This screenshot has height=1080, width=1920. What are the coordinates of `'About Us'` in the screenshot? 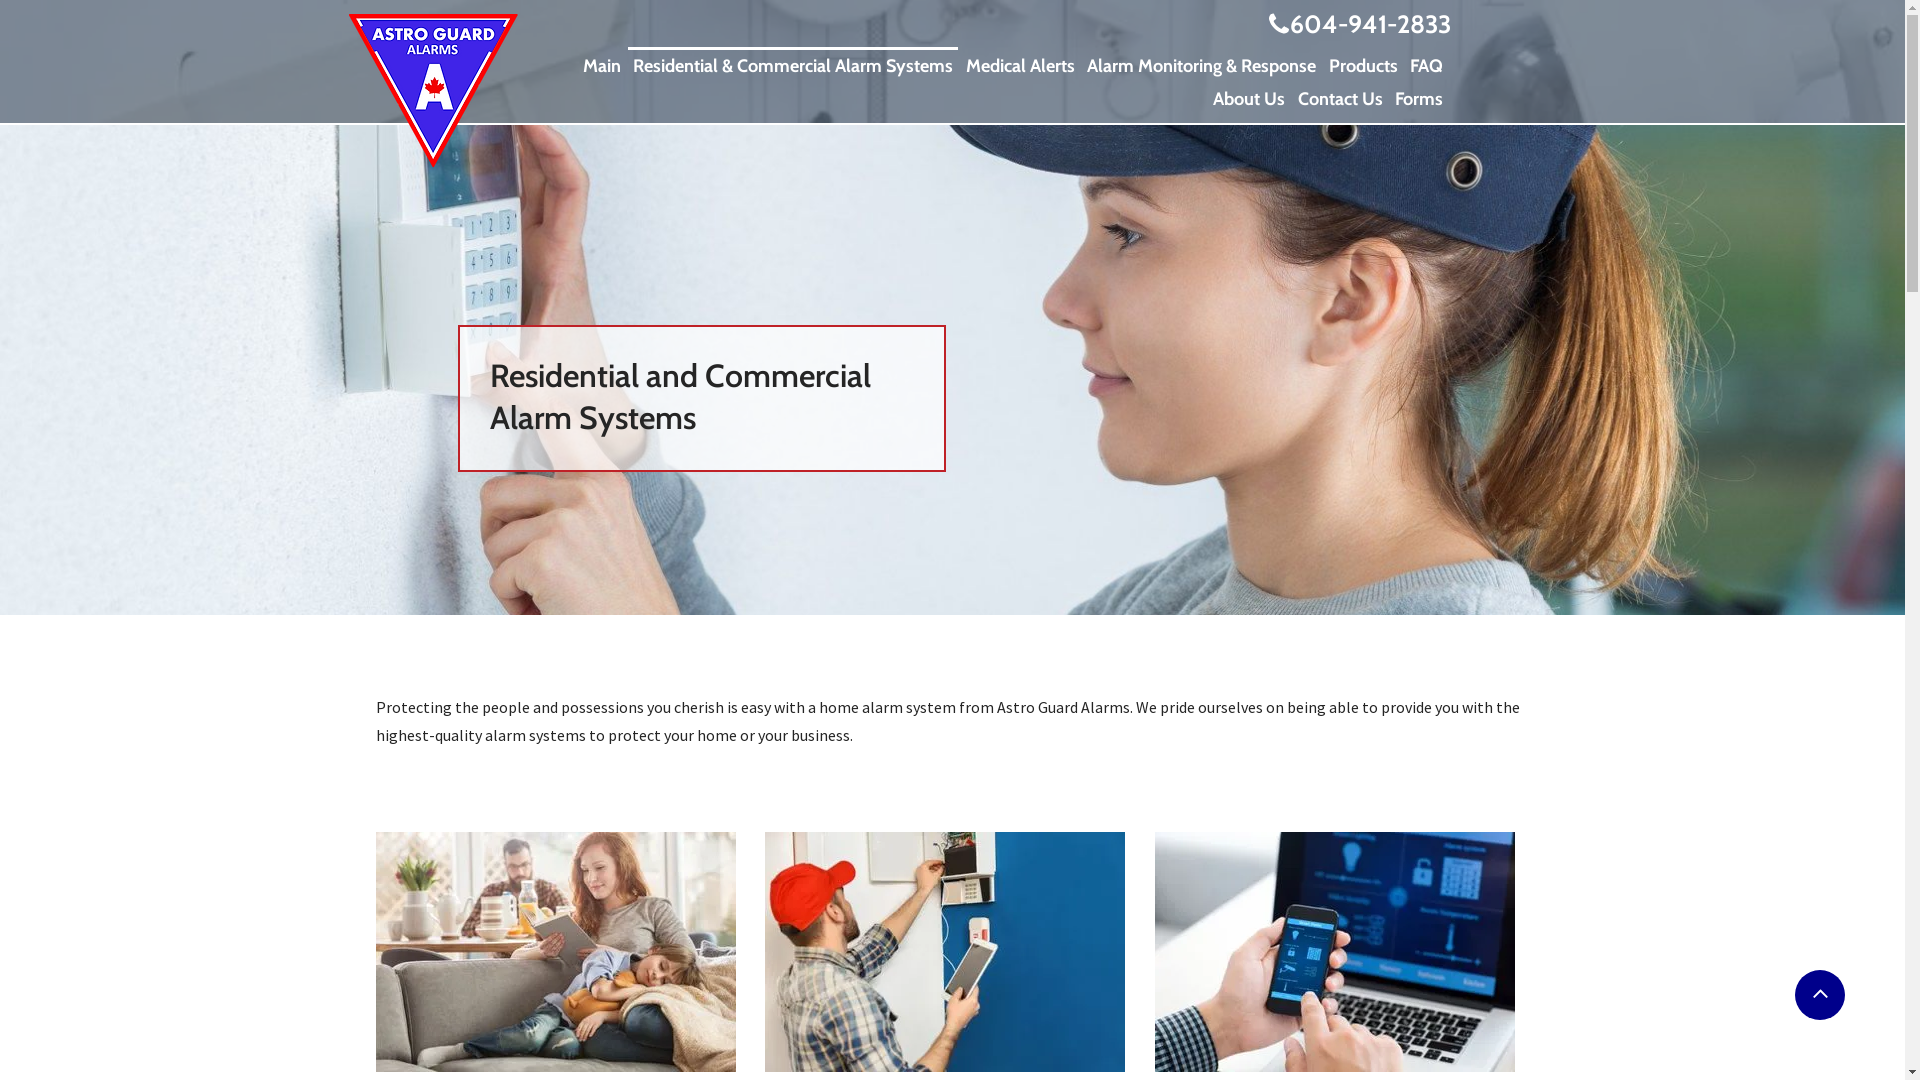 It's located at (1247, 96).